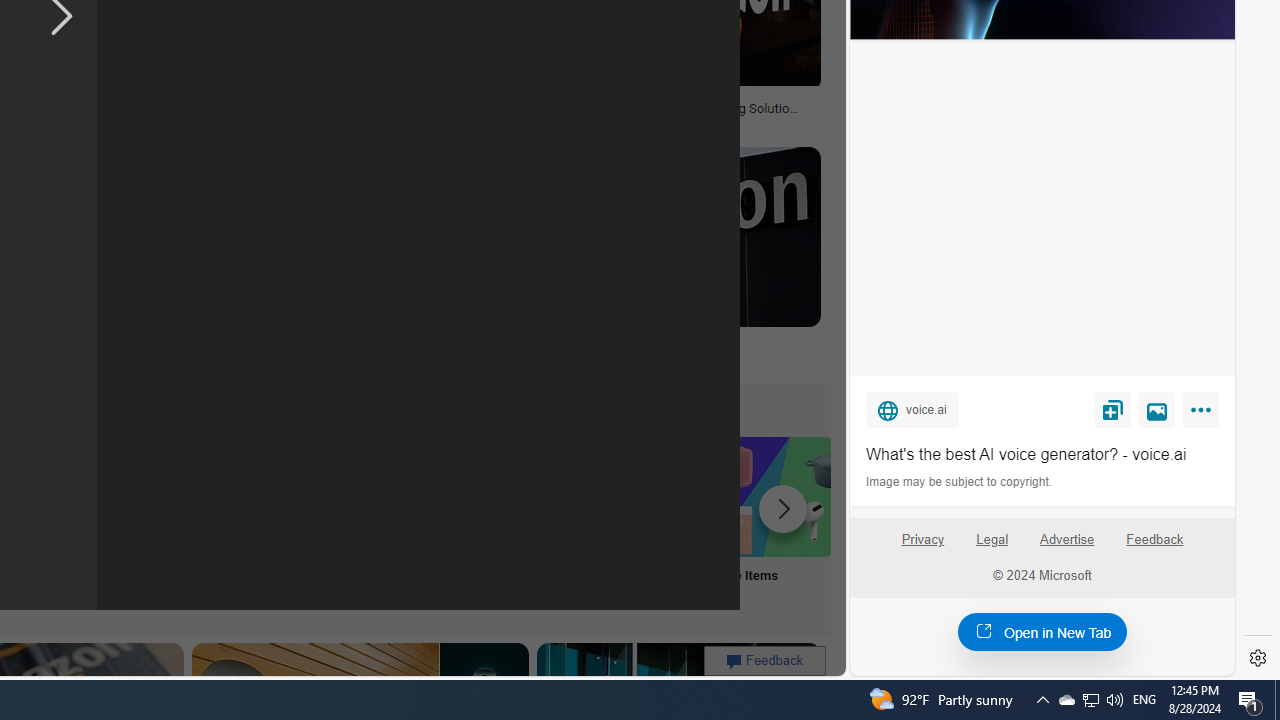  What do you see at coordinates (1157, 408) in the screenshot?
I see `'View image'` at bounding box center [1157, 408].